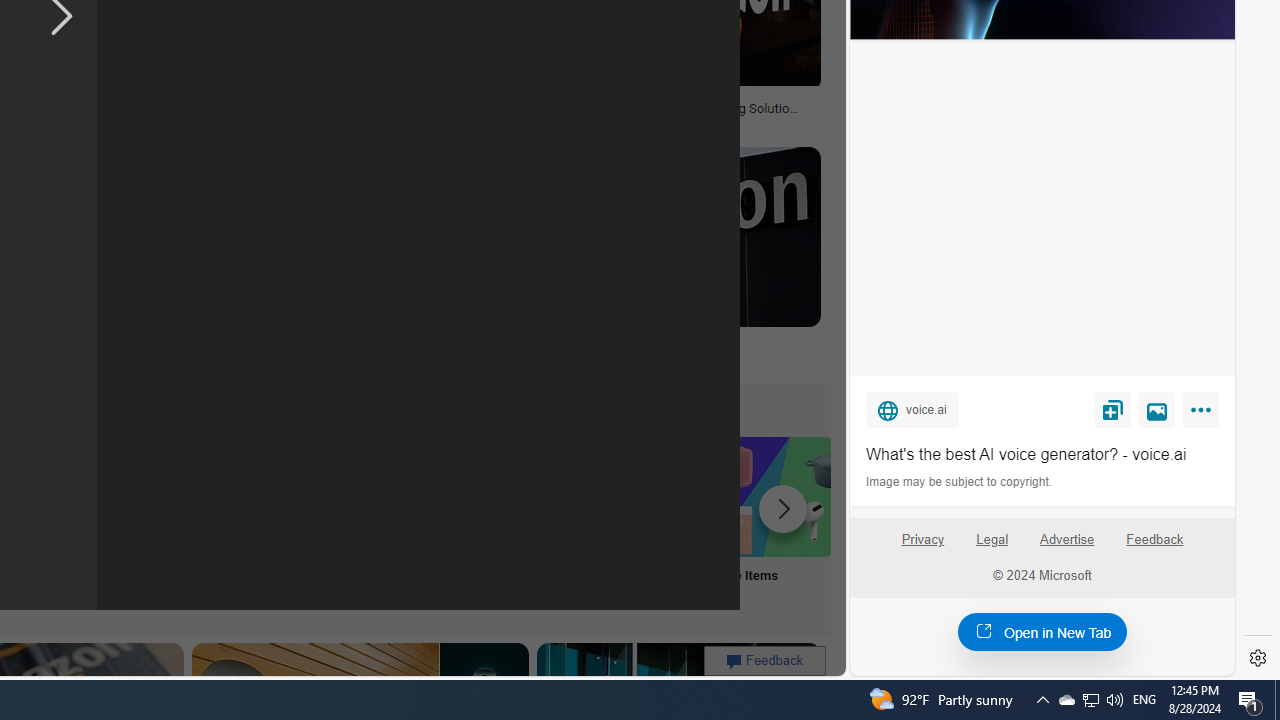  What do you see at coordinates (1157, 408) in the screenshot?
I see `'View image'` at bounding box center [1157, 408].